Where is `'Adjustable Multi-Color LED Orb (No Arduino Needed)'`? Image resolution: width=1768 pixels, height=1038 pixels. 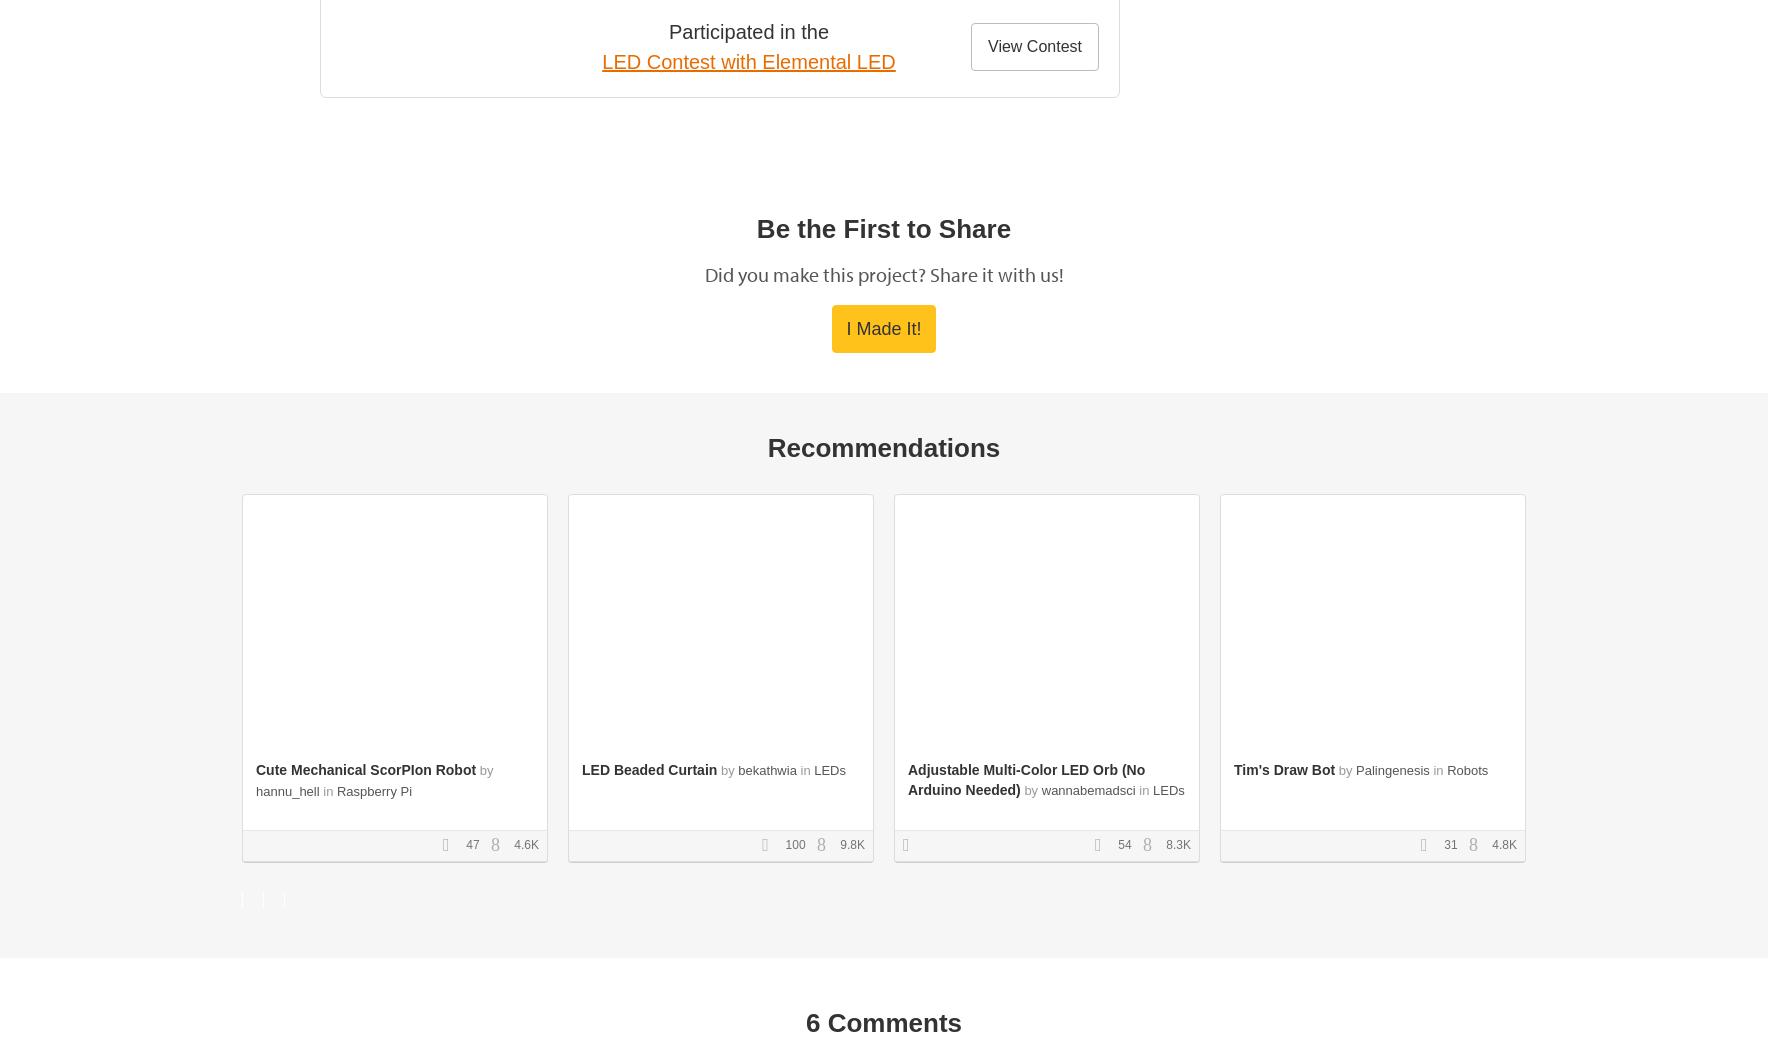 'Adjustable Multi-Color LED Orb (No Arduino Needed)' is located at coordinates (1025, 779).